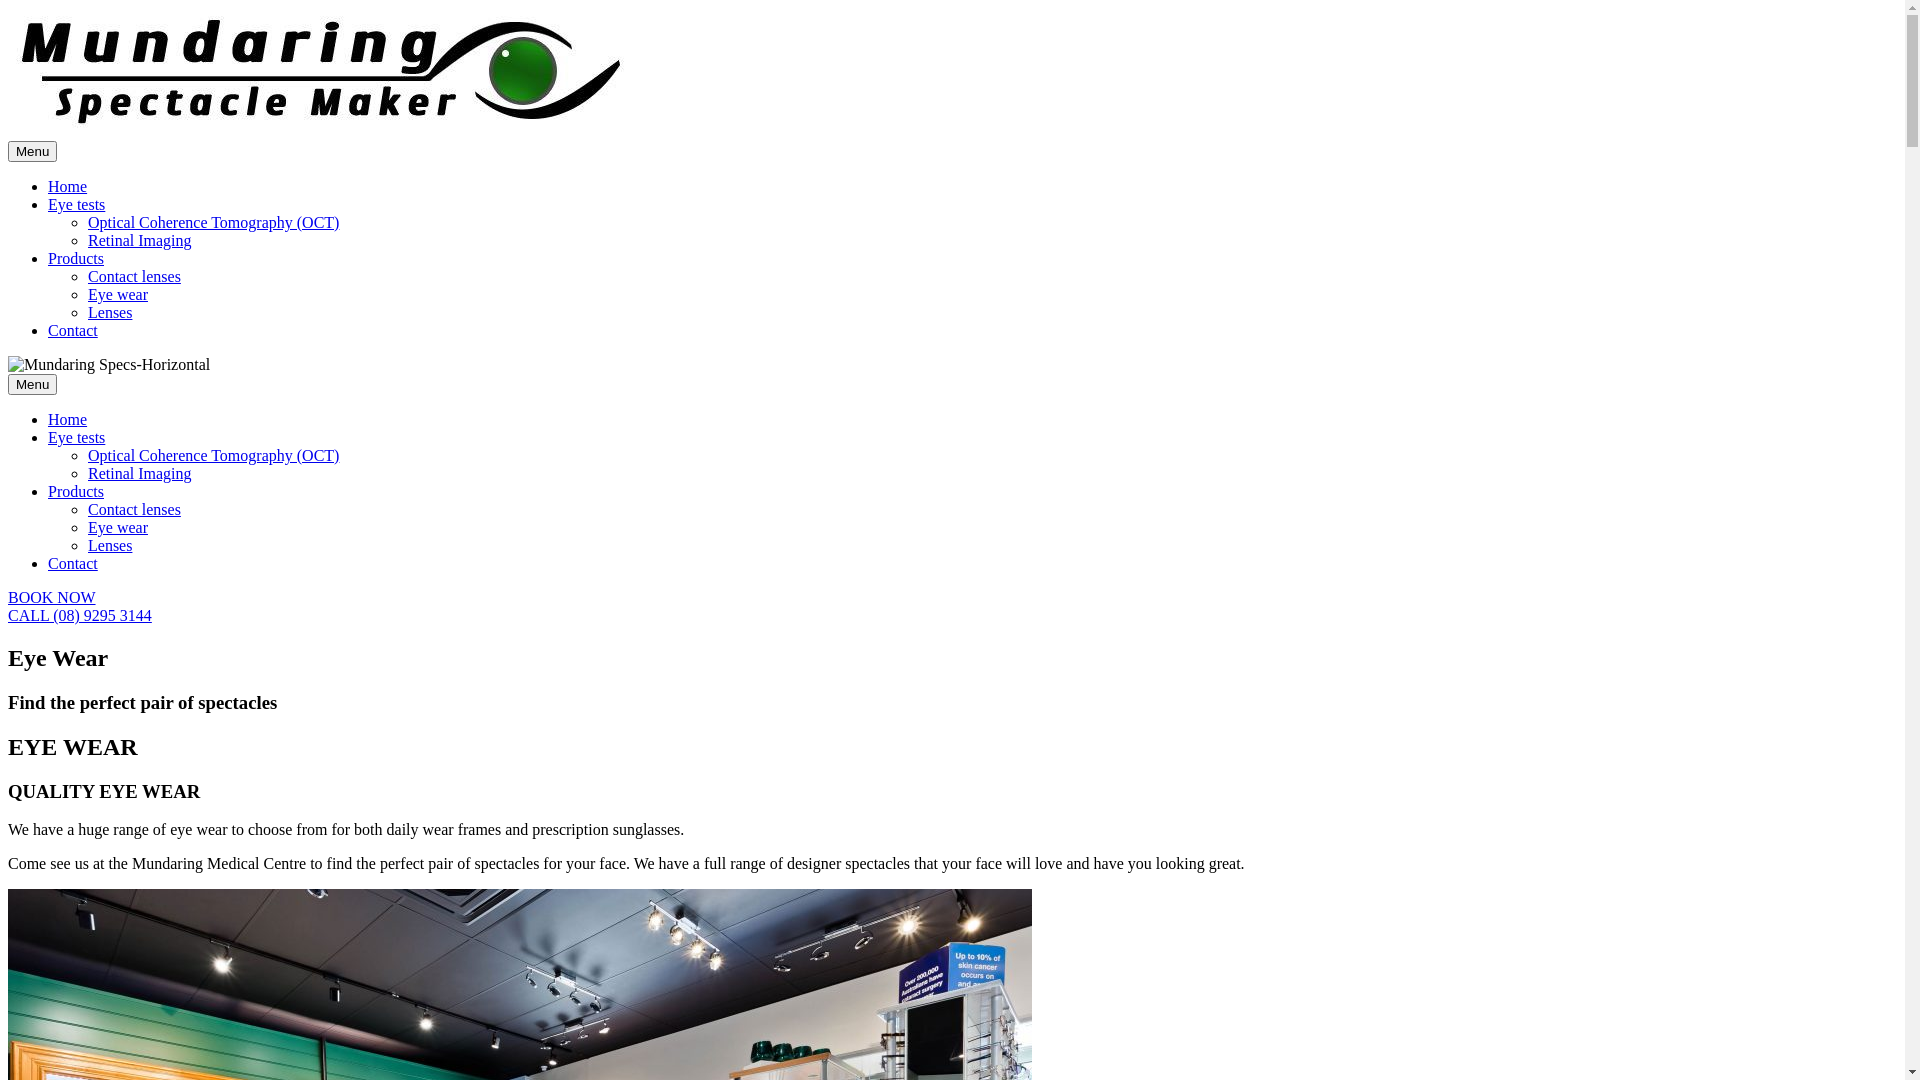 The height and width of the screenshot is (1080, 1920). I want to click on 'Contact lenses', so click(133, 508).